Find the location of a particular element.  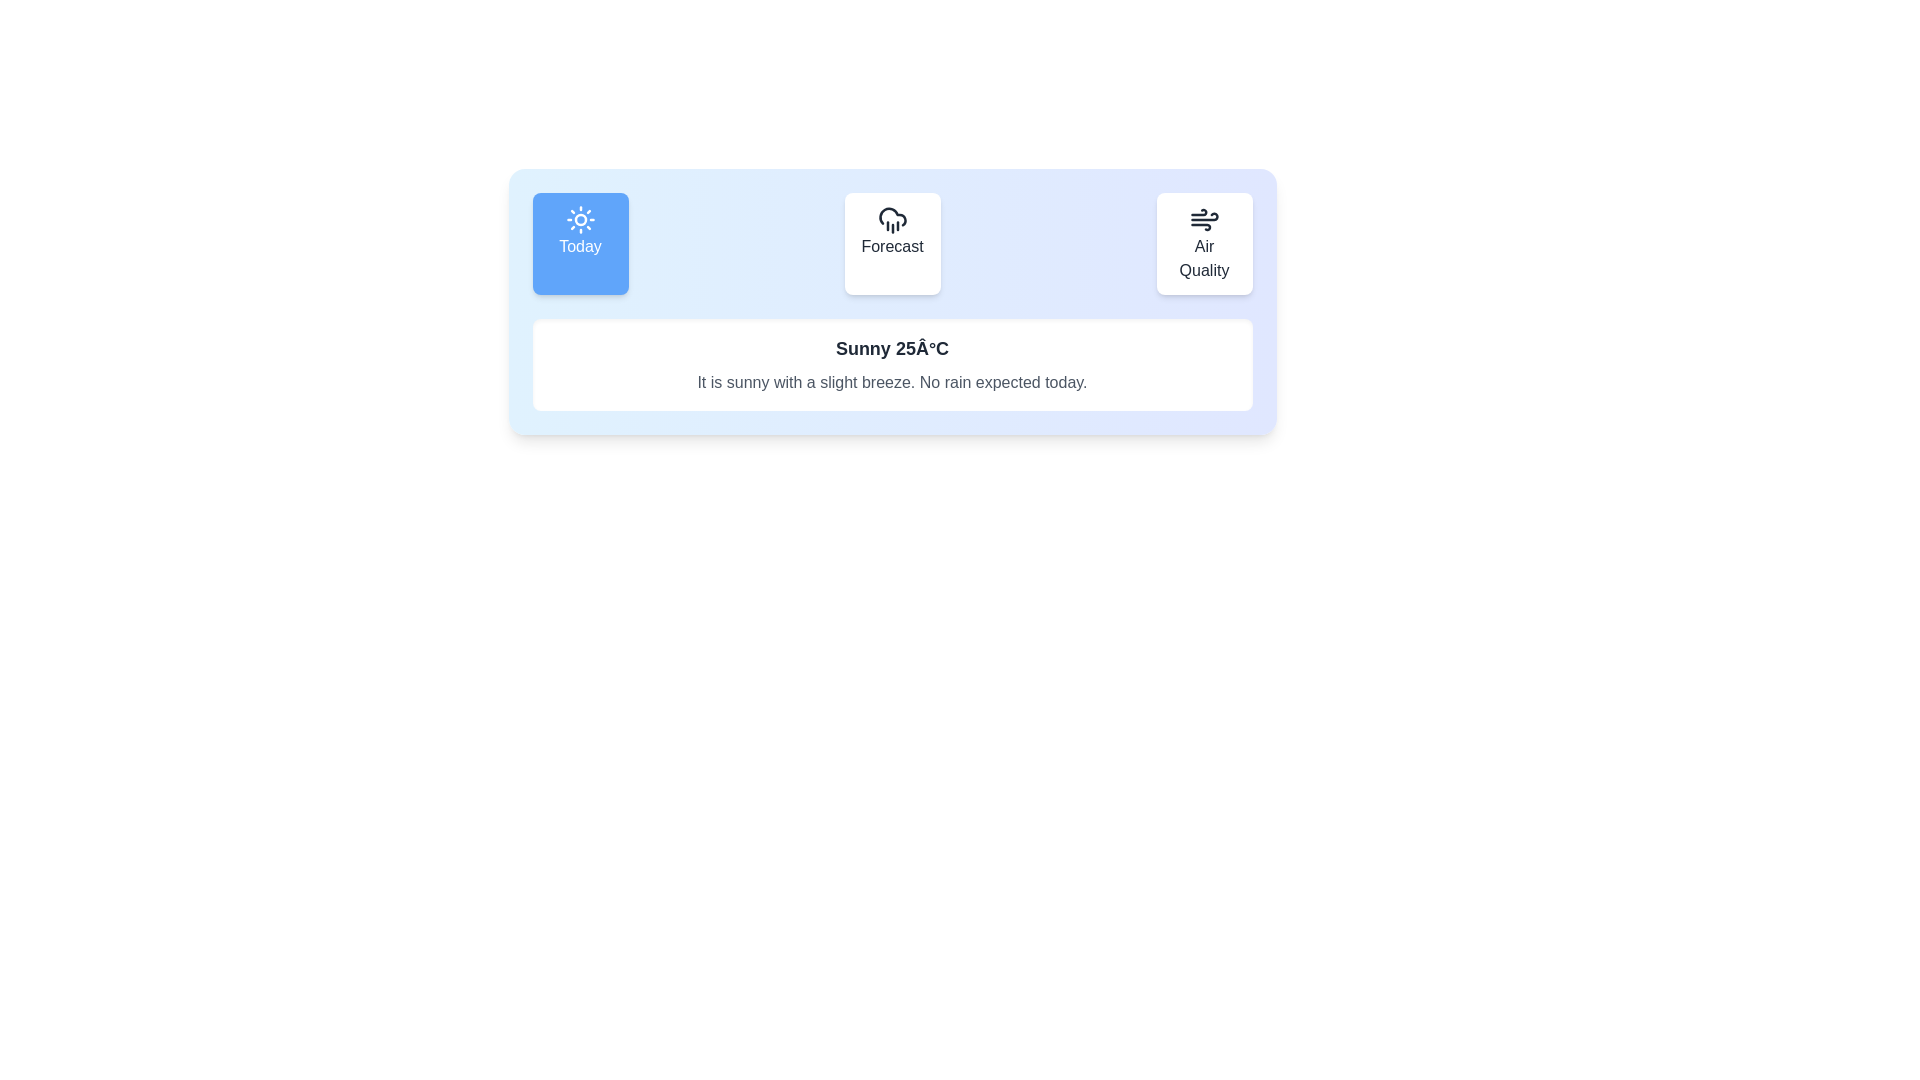

the Air Quality tab is located at coordinates (1203, 242).